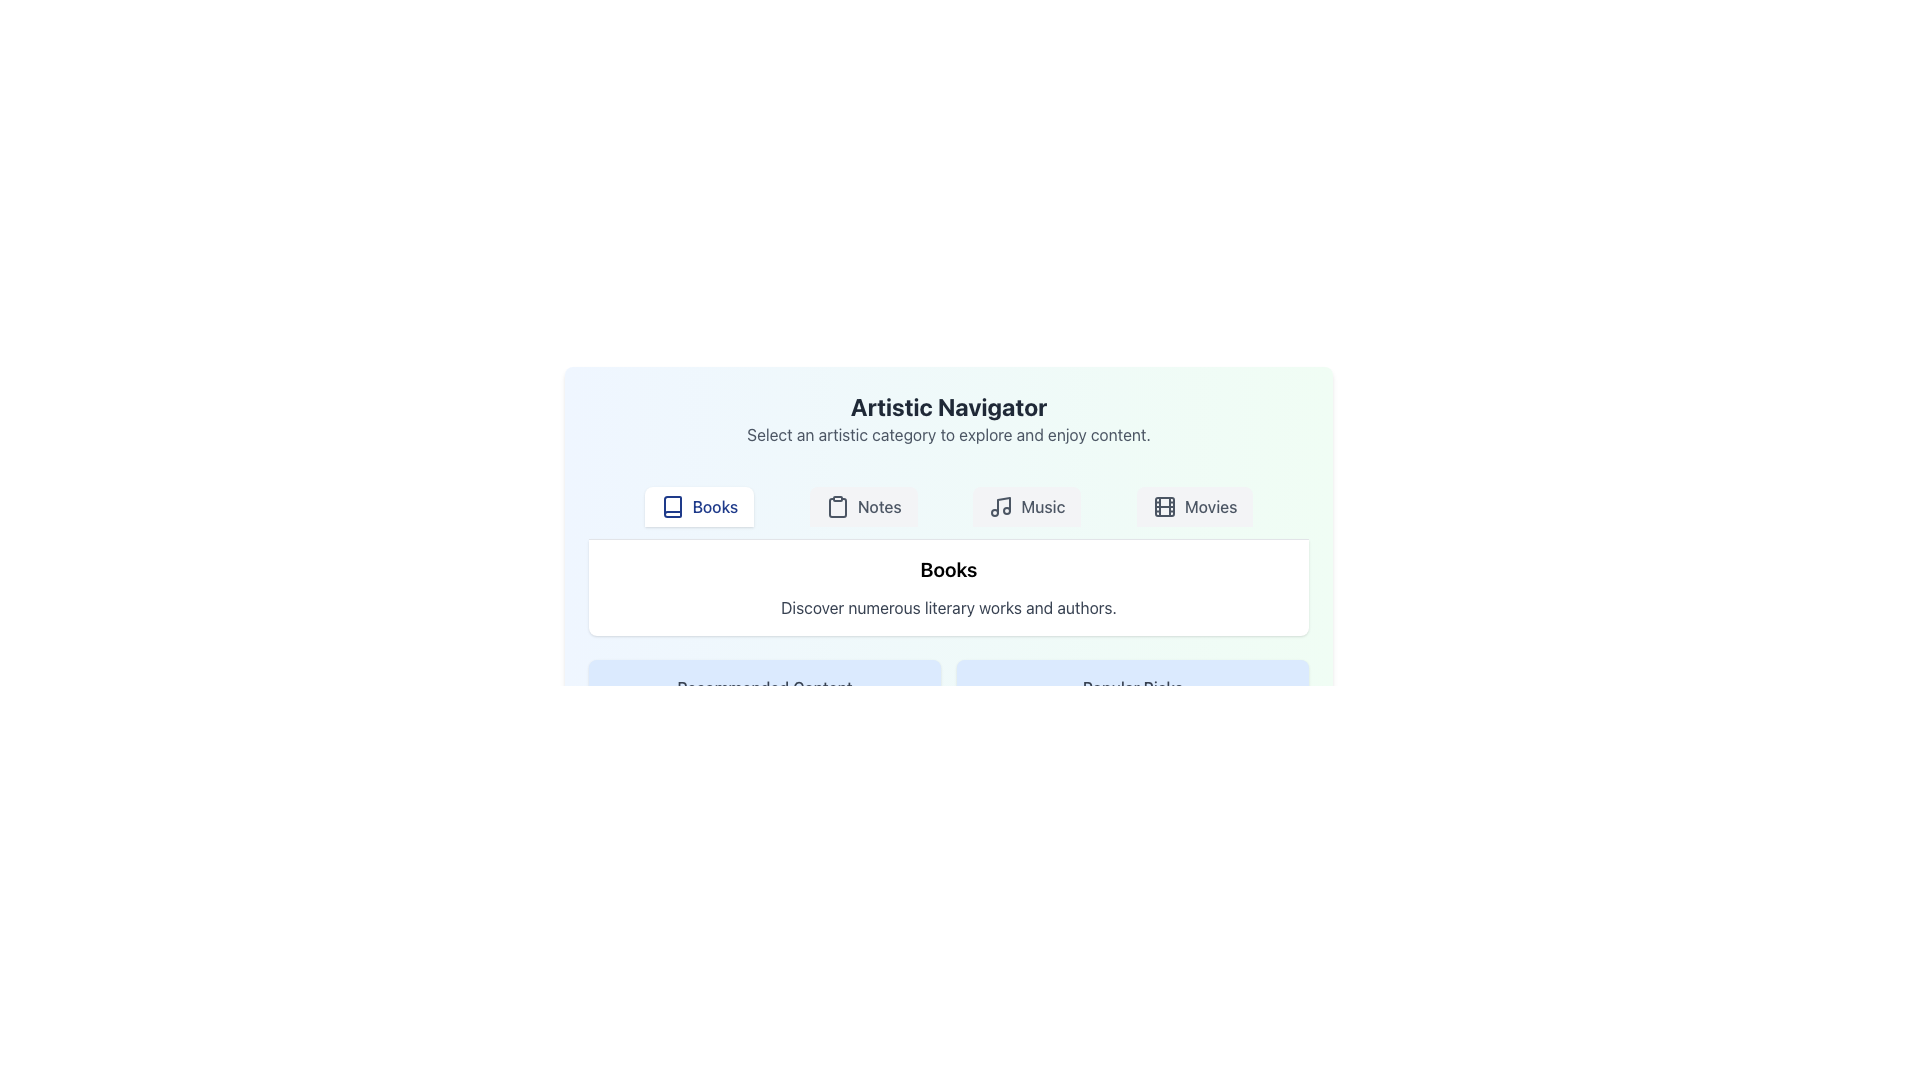  Describe the element at coordinates (948, 406) in the screenshot. I see `static text label displaying 'Artistic Navigator', which is styled in bold and large grayish black font and located at the top of the interface` at that location.